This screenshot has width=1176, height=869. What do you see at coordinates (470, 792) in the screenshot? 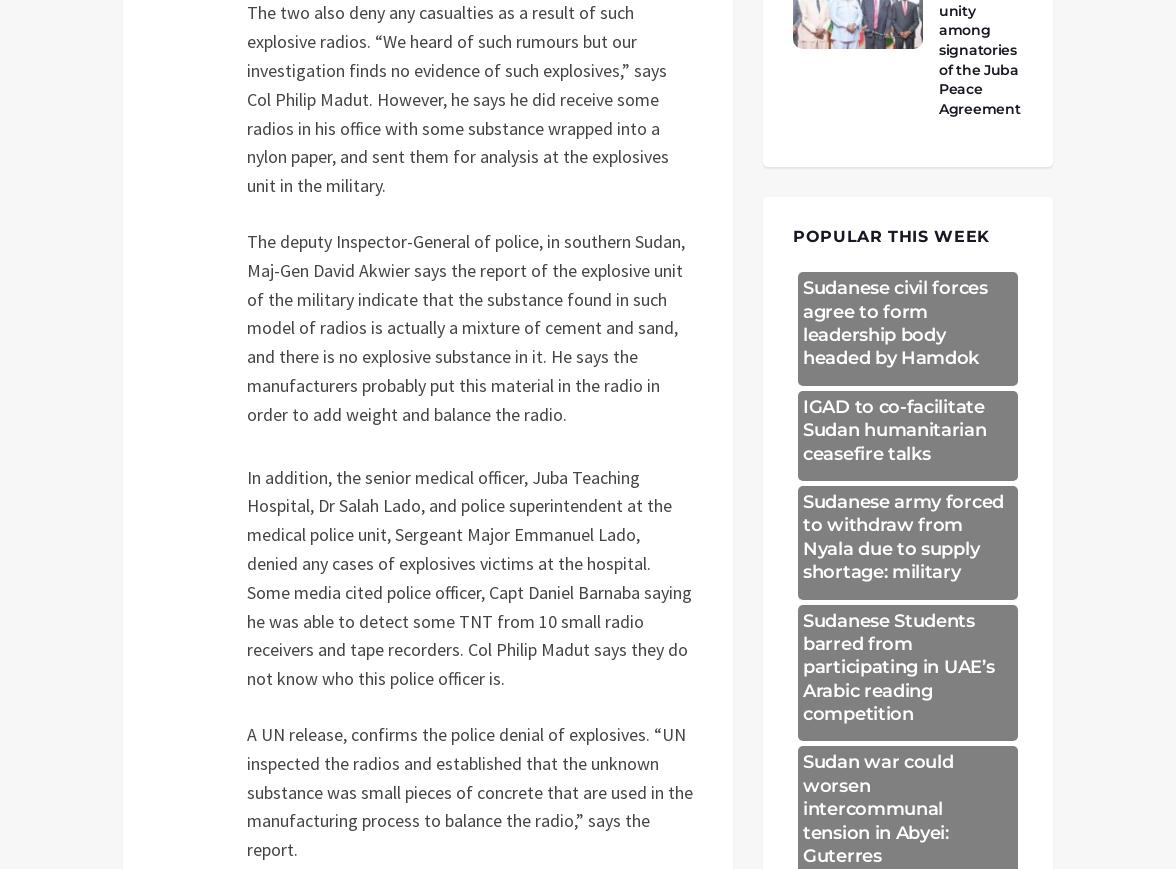
I see `'A UN release, confirms the police denial of explosives. “UN inspected the radios and established that the unknown substance was small pieces of concrete that are used in the manufacturing process to balance the radio,” says the report.'` at bounding box center [470, 792].